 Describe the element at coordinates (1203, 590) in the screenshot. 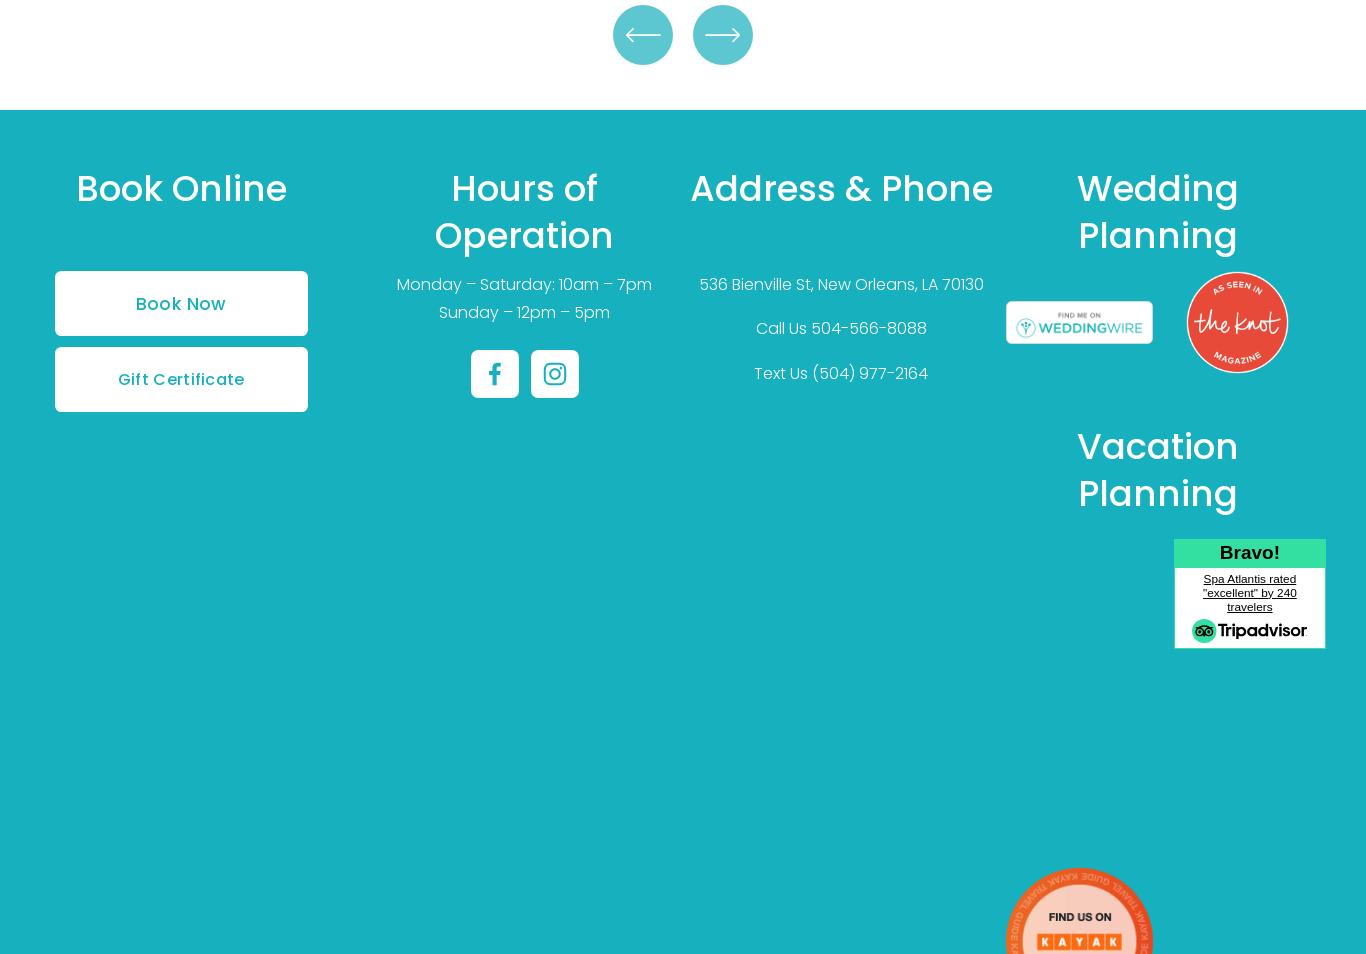

I see `'Spa Atlantis rated "excellent" by 240 travelers'` at that location.